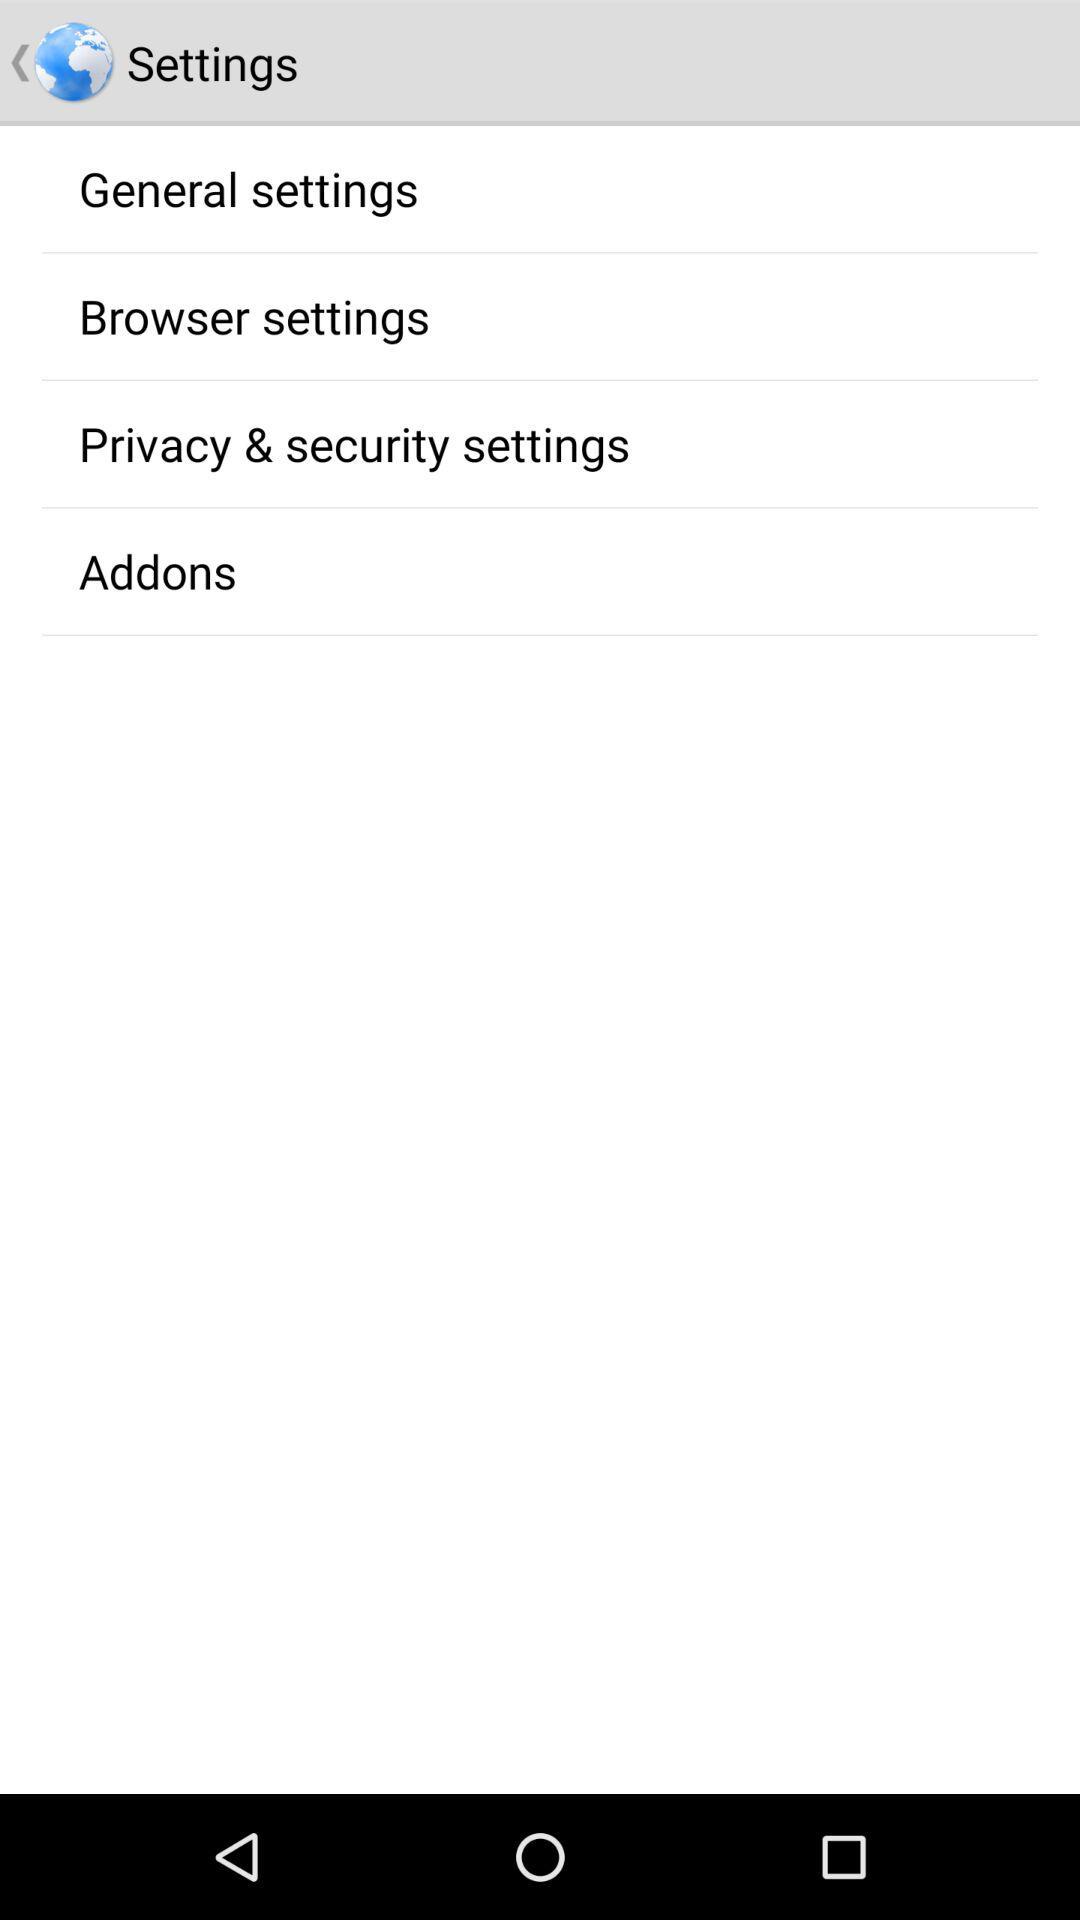 This screenshot has width=1080, height=1920. I want to click on app above the browser settings app, so click(247, 188).